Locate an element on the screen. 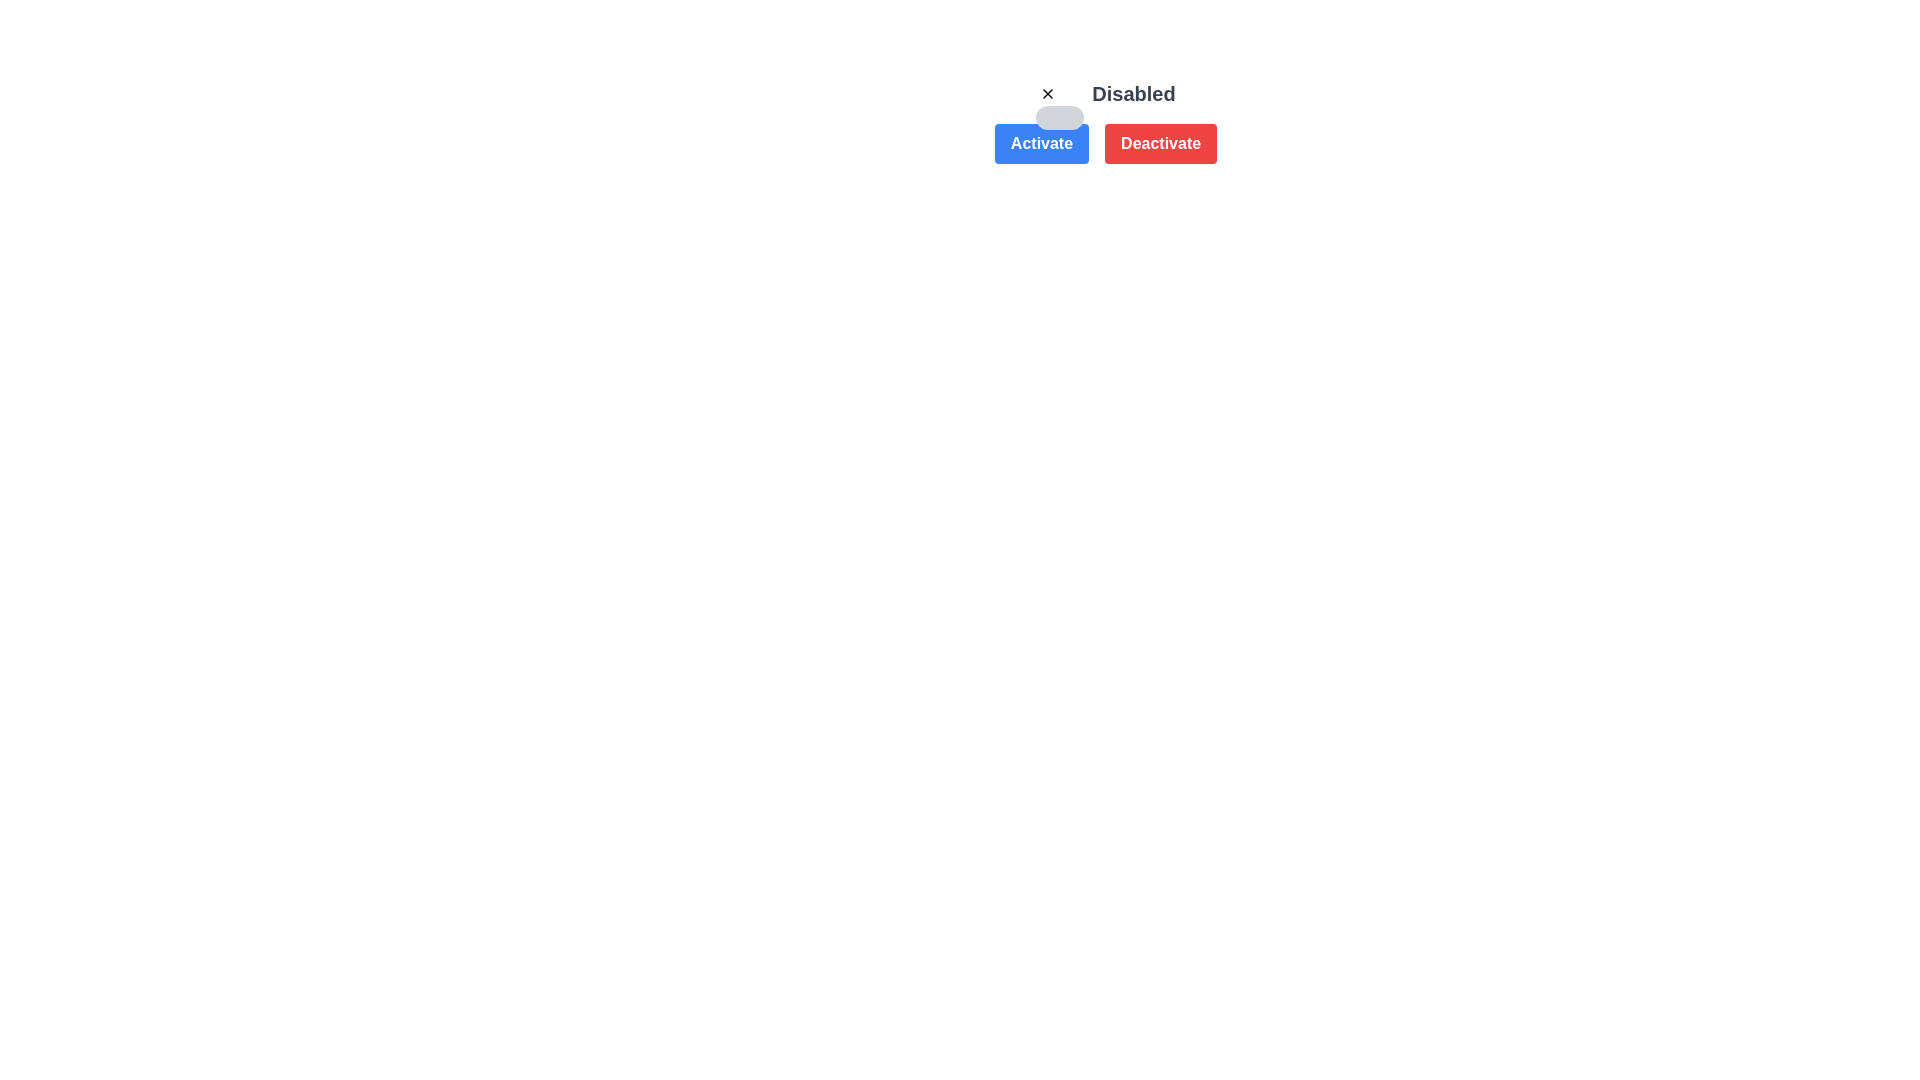 The image size is (1920, 1080). the 'Activate' button located on the left side of the button group, positioned below the 'Disabled' label and to the right of the text 'x' is located at coordinates (1040, 142).